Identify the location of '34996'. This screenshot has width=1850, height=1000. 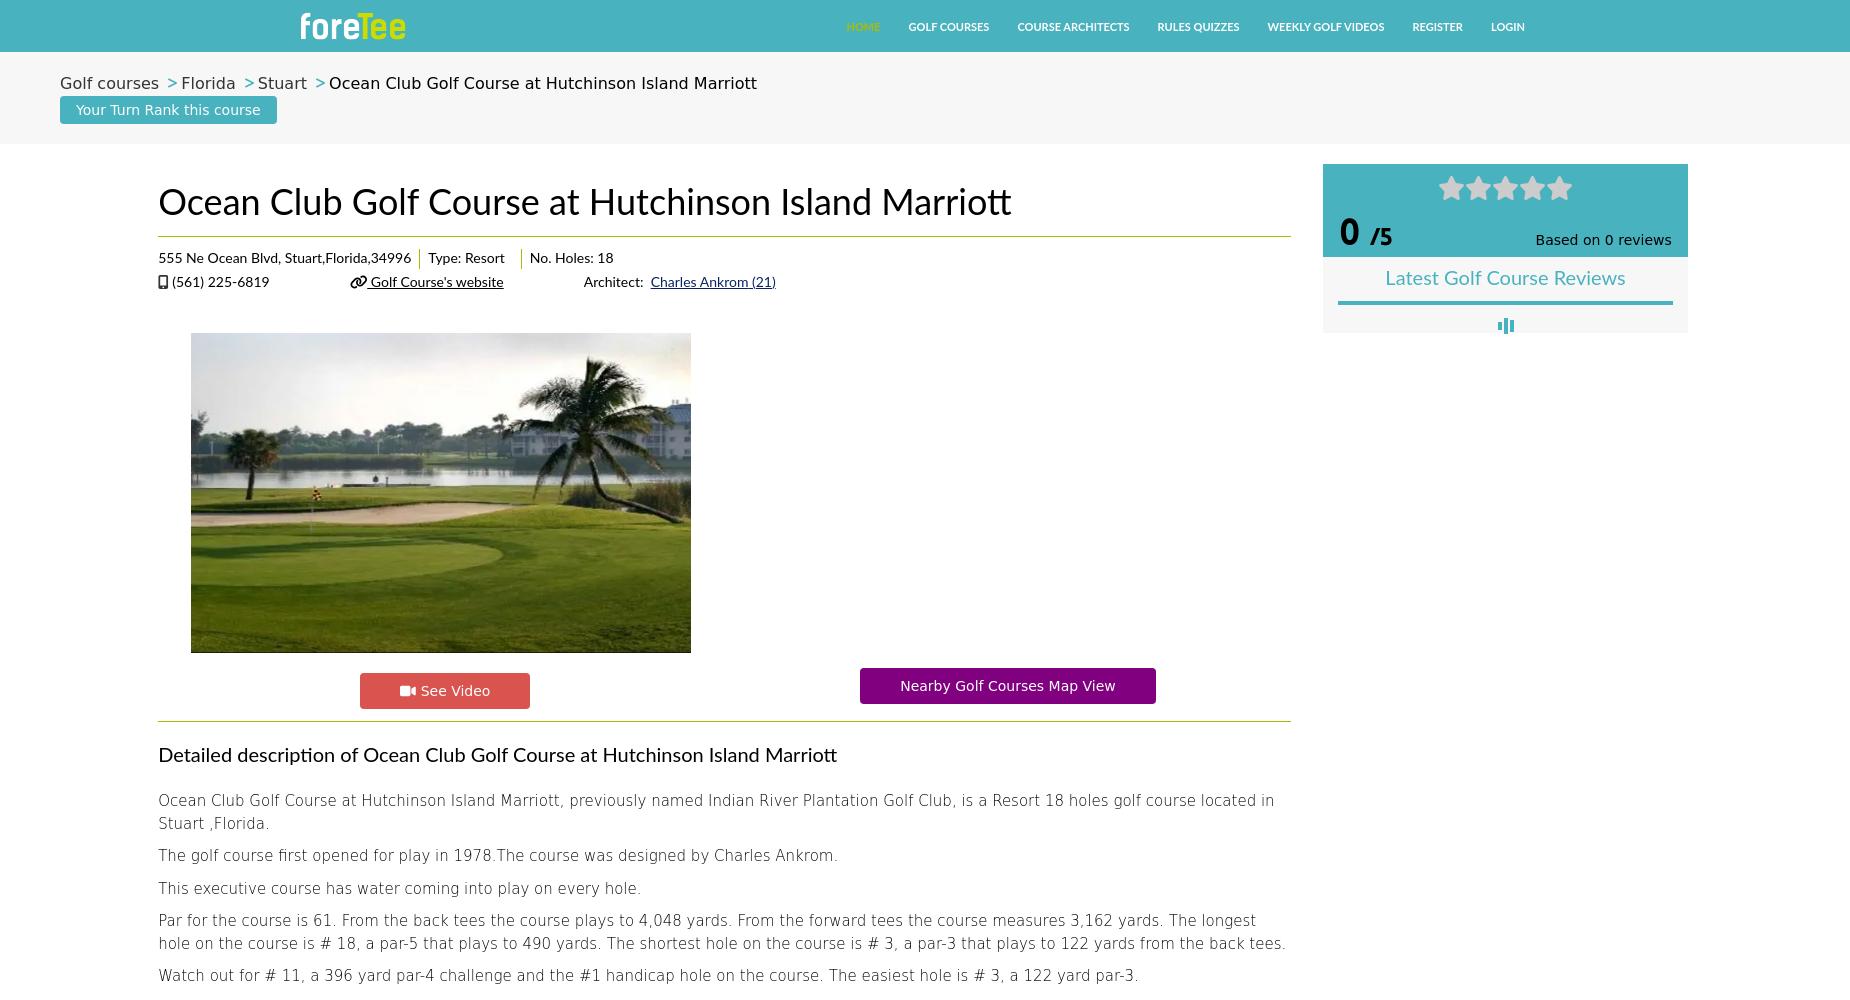
(389, 259).